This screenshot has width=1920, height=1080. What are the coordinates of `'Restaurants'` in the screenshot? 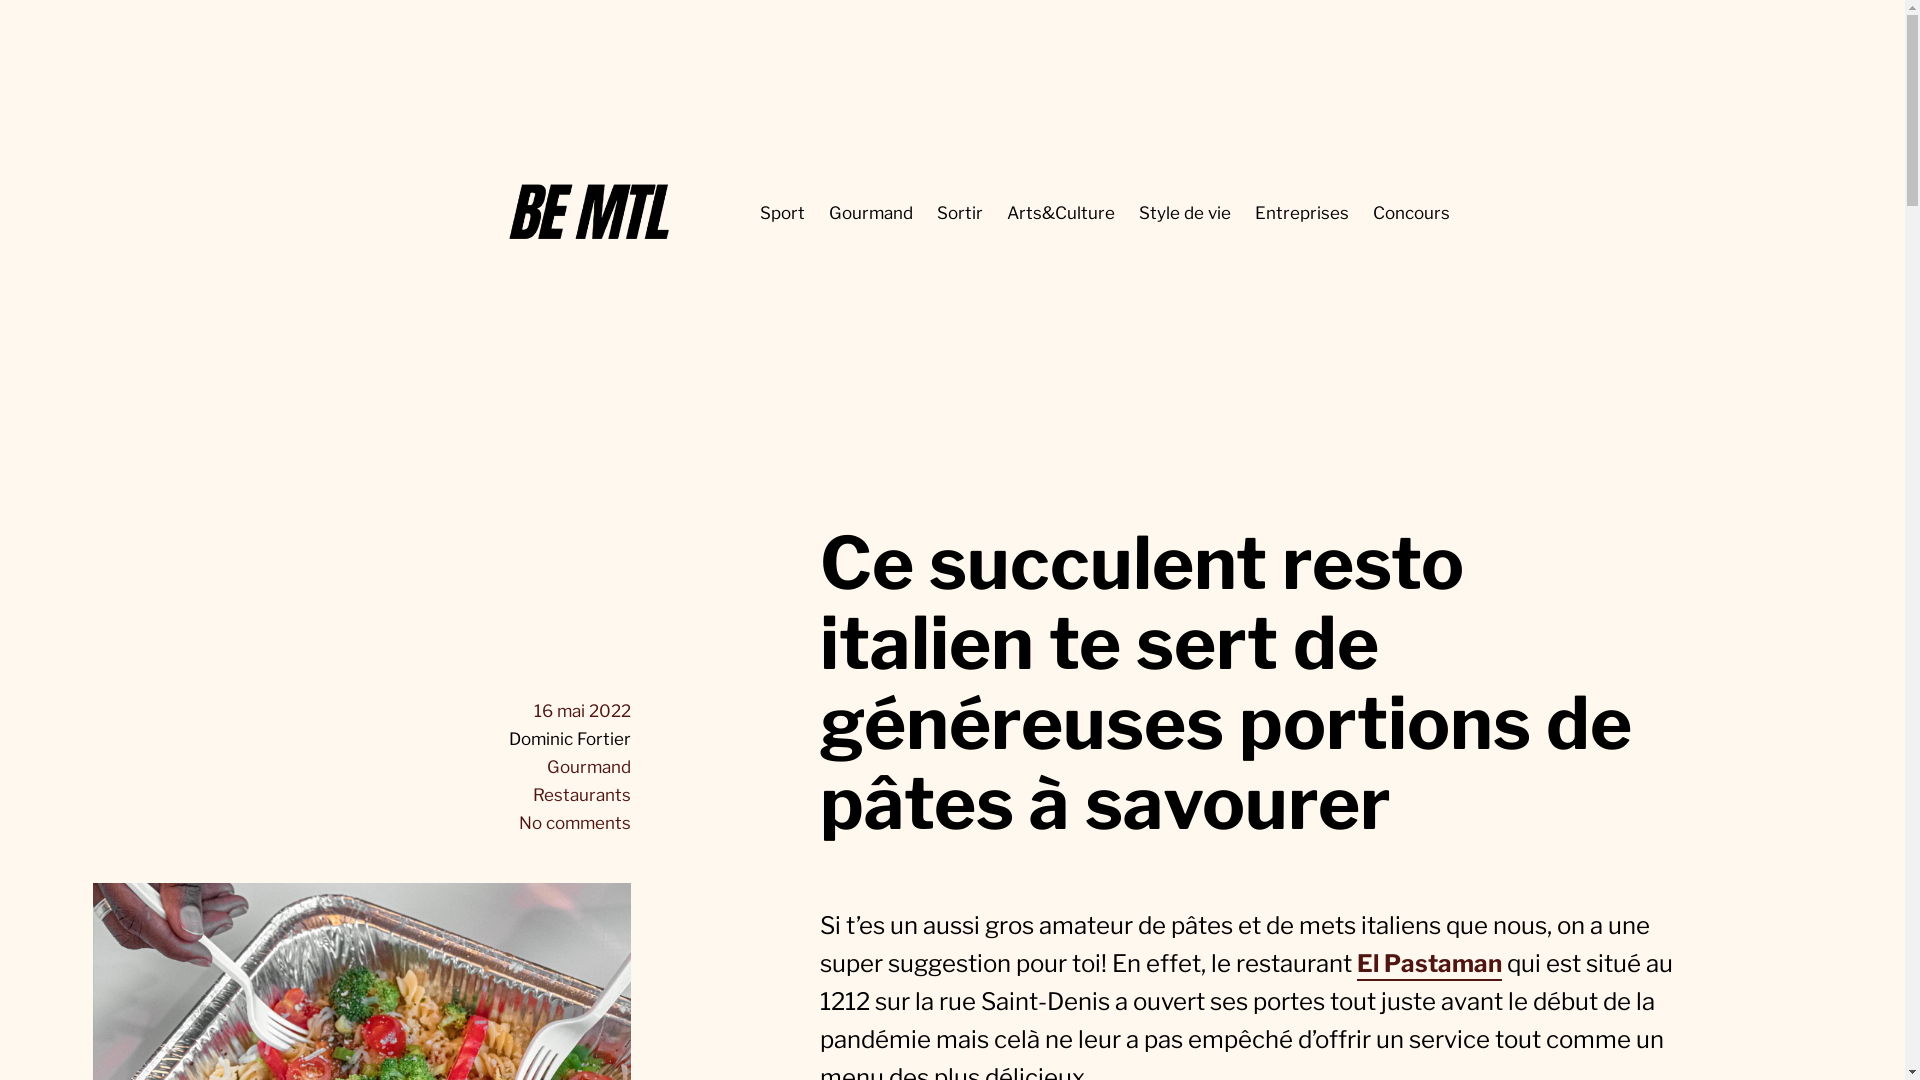 It's located at (580, 793).